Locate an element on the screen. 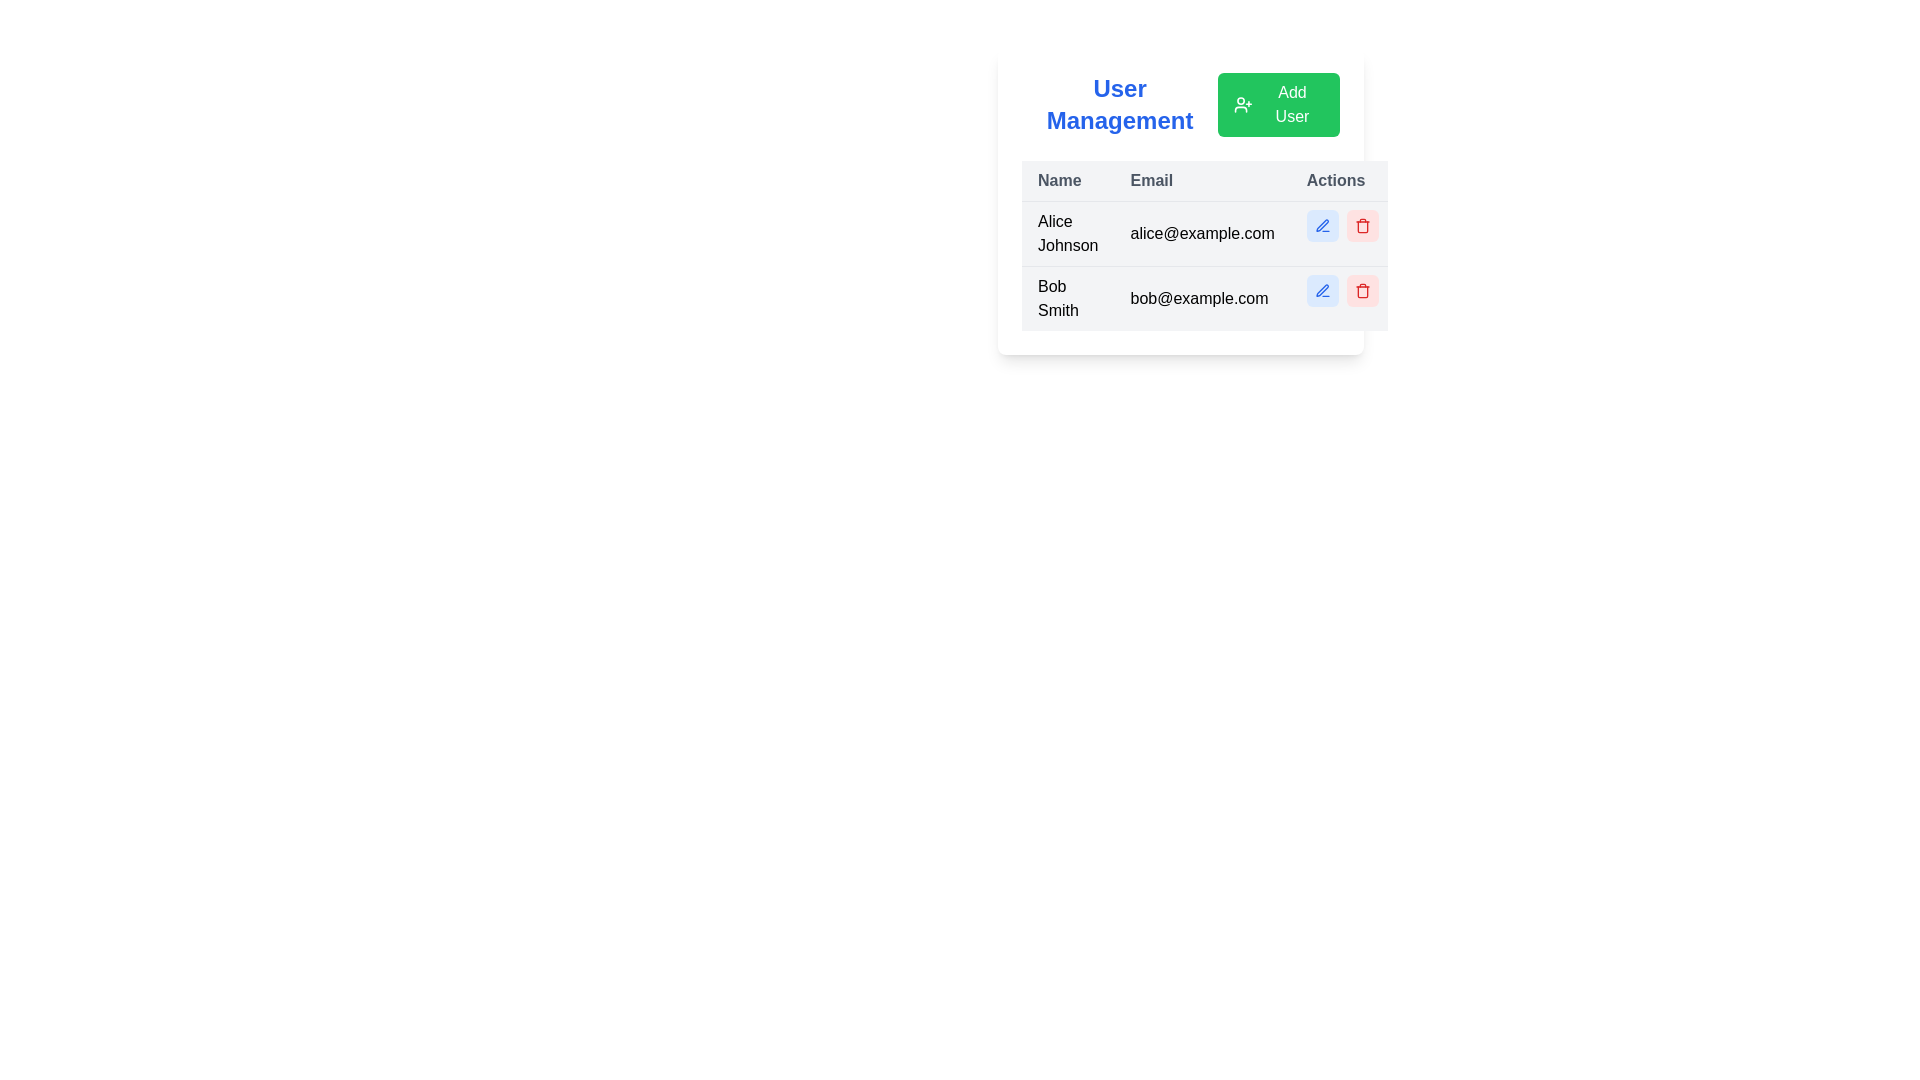  the table in the User Management component, which includes headers 'Name', 'Email', and 'Actions', located centrally within the user management system interface is located at coordinates (1180, 201).